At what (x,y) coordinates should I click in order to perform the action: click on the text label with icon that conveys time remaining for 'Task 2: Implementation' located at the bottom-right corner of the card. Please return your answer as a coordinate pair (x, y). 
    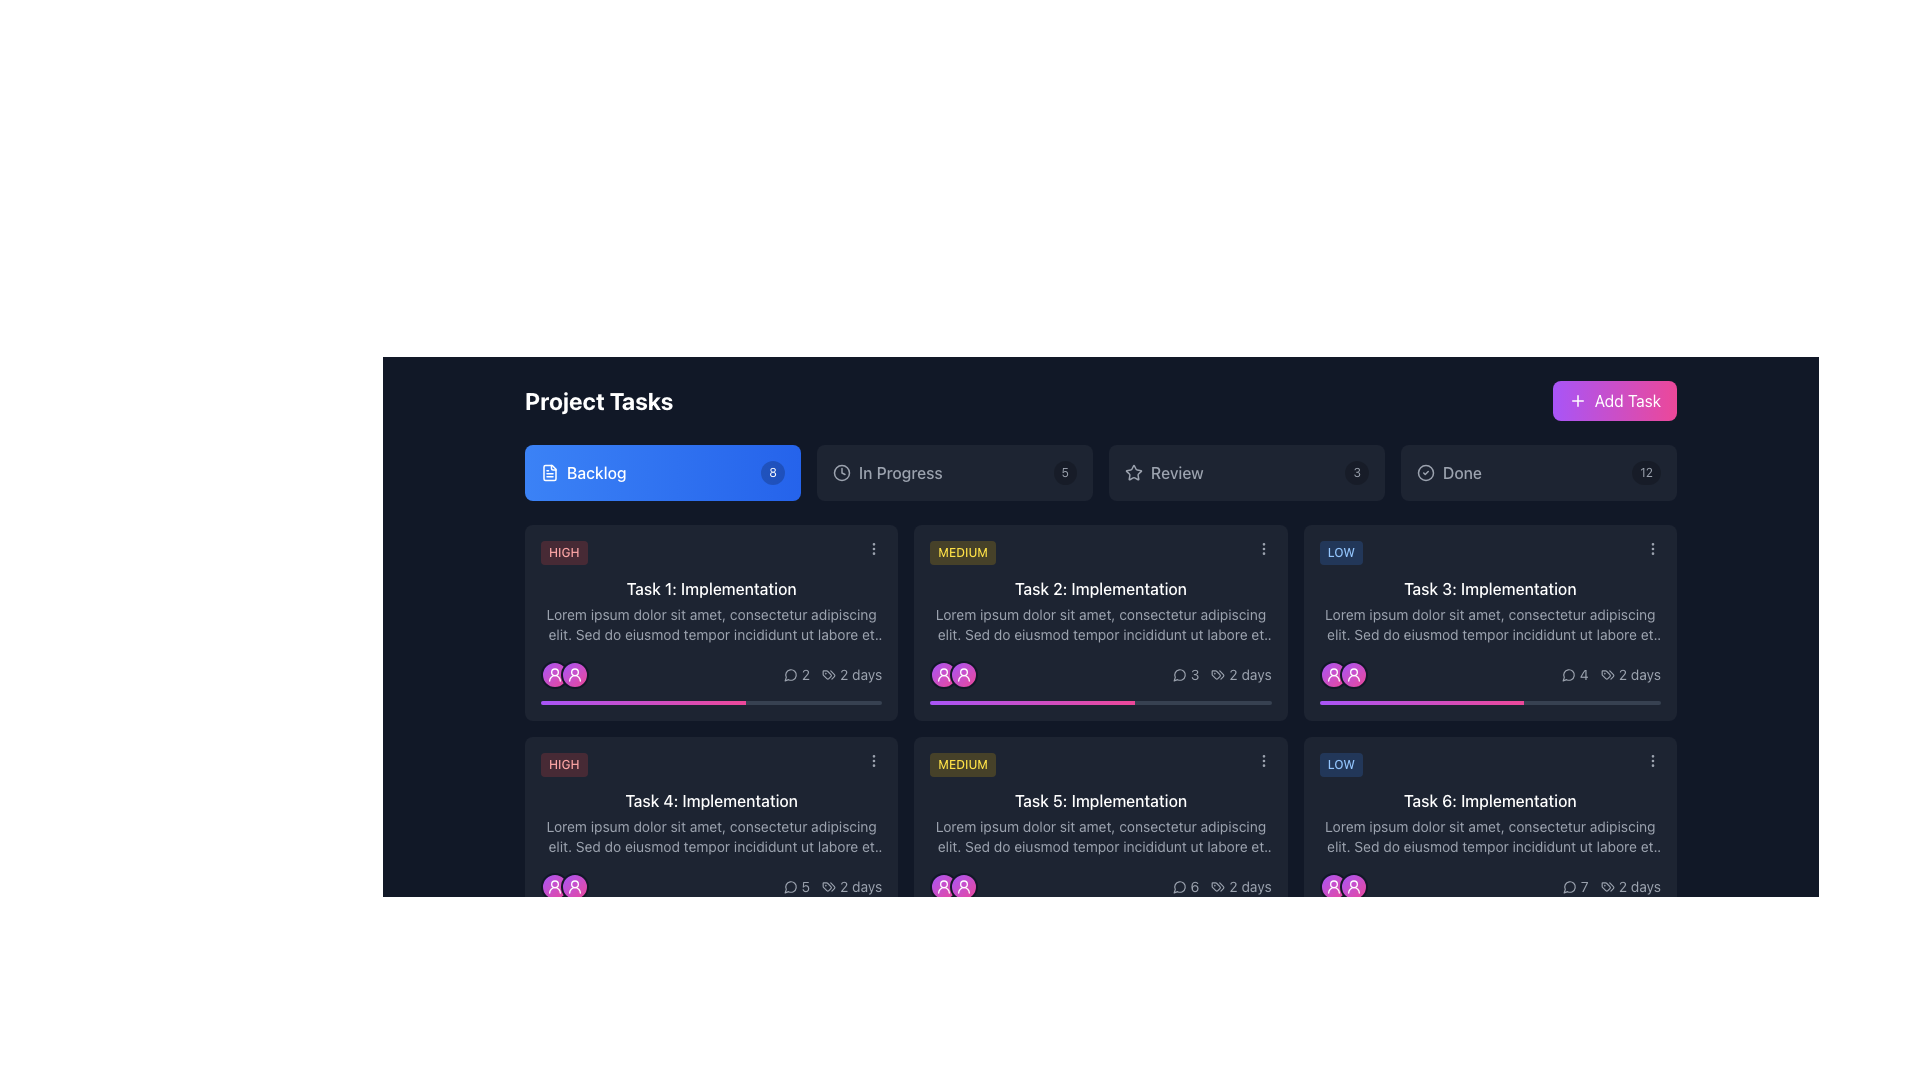
    Looking at the image, I should click on (833, 675).